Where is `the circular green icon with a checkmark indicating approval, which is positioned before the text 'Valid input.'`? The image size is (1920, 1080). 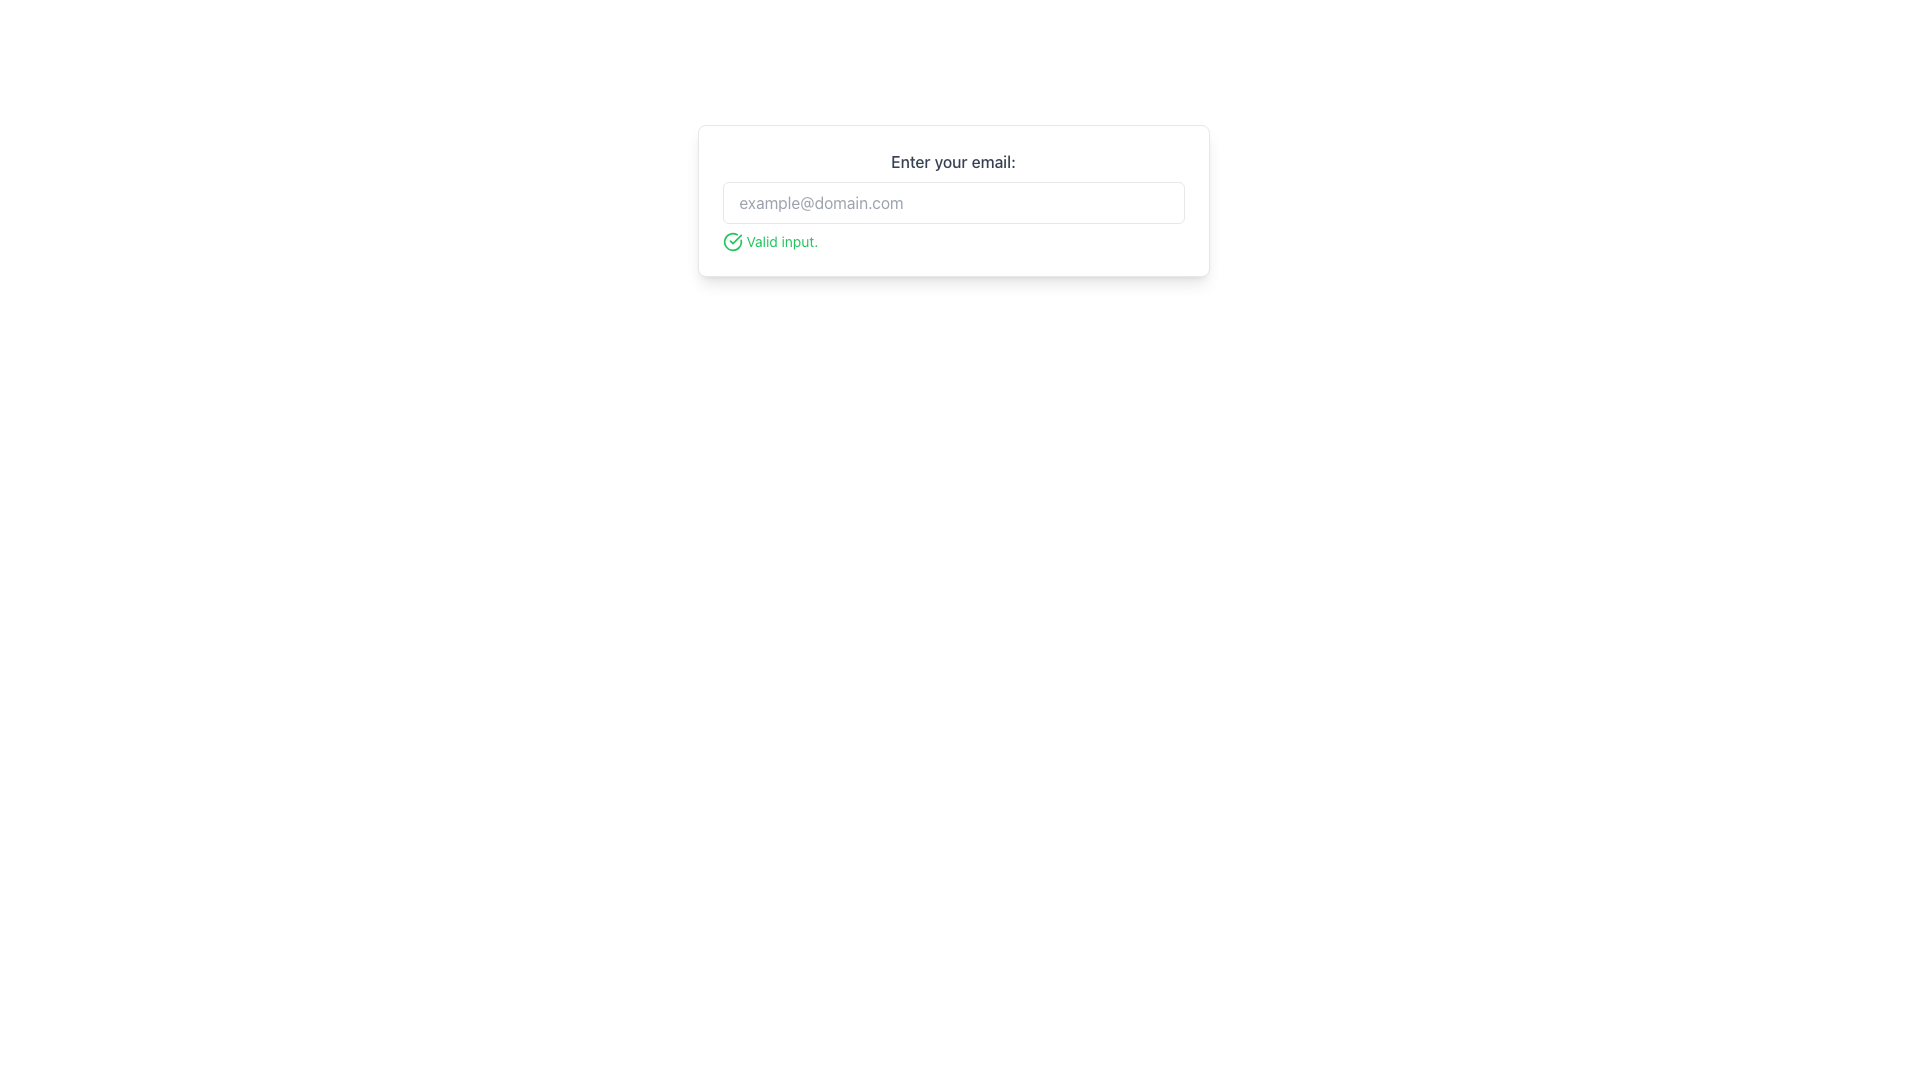 the circular green icon with a checkmark indicating approval, which is positioned before the text 'Valid input.' is located at coordinates (731, 241).